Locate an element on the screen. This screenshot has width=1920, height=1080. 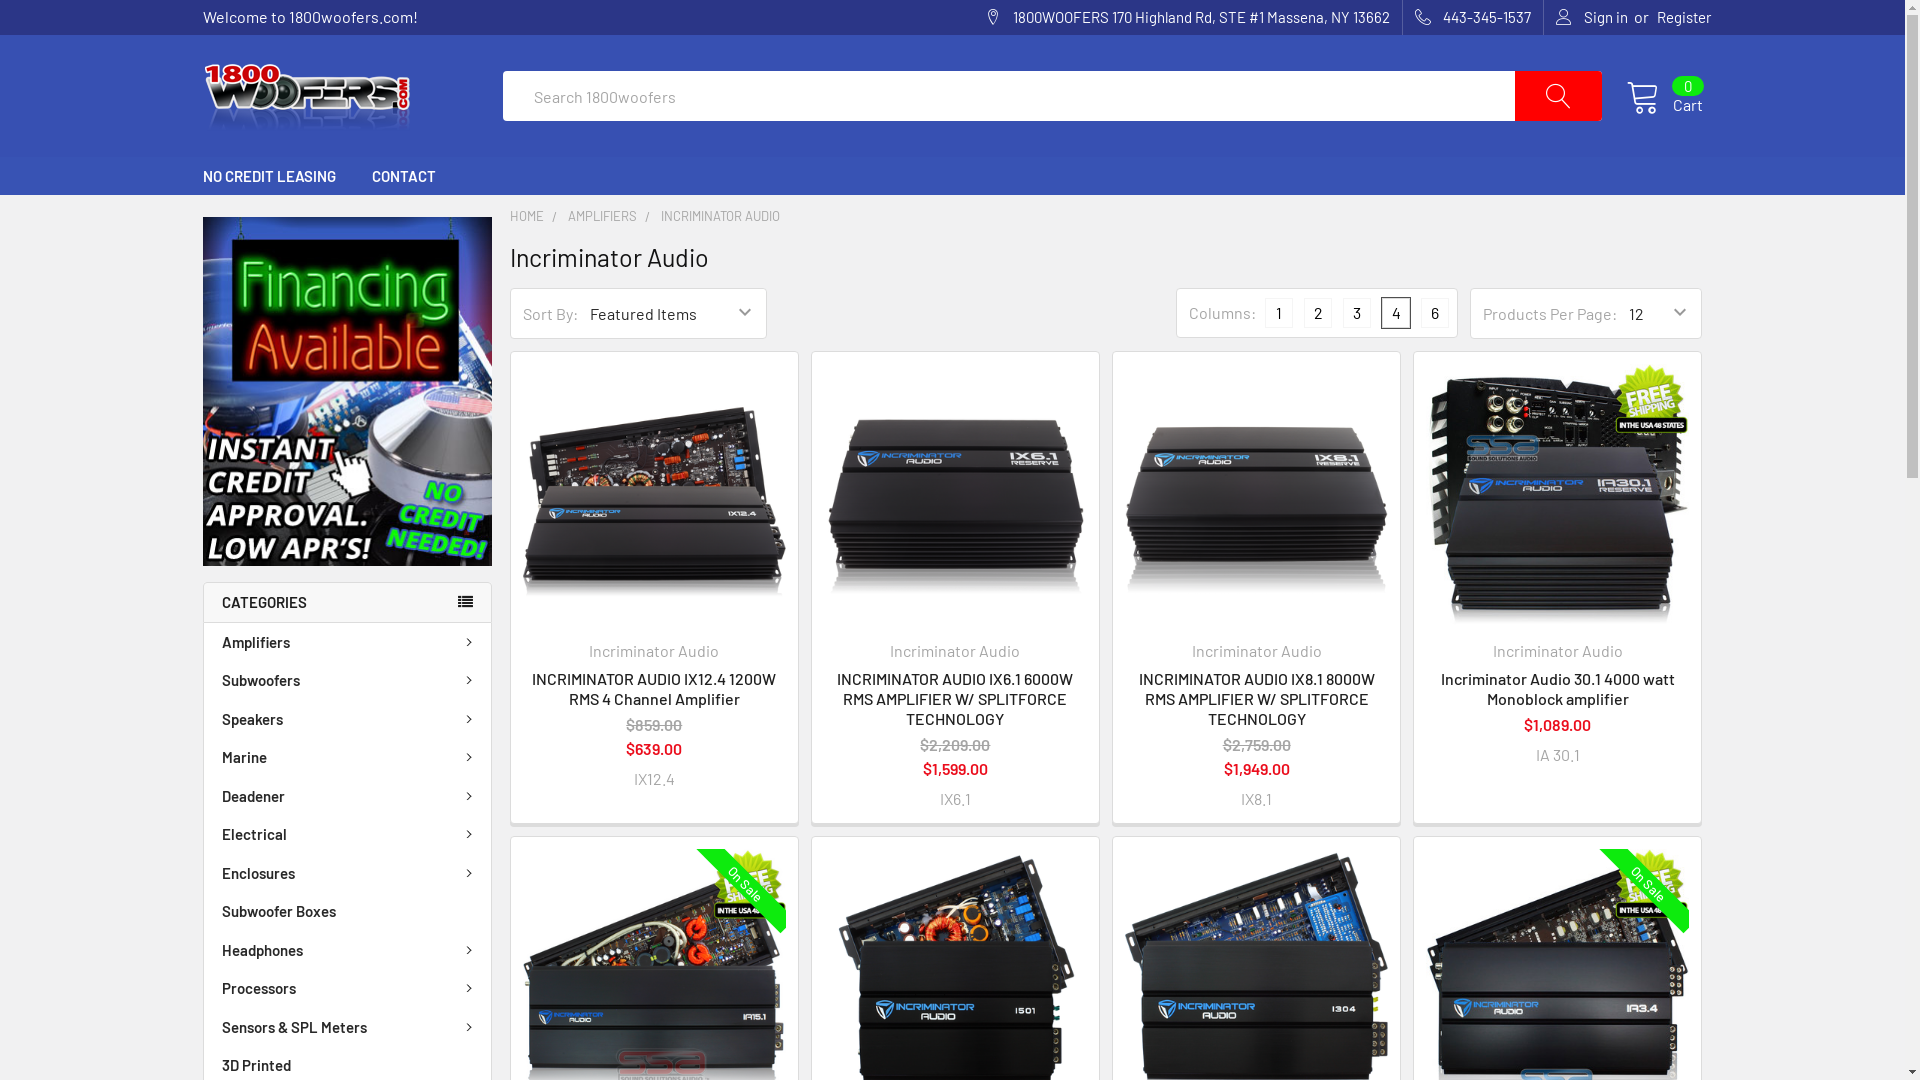
'Amplifiers' is located at coordinates (203, 642).